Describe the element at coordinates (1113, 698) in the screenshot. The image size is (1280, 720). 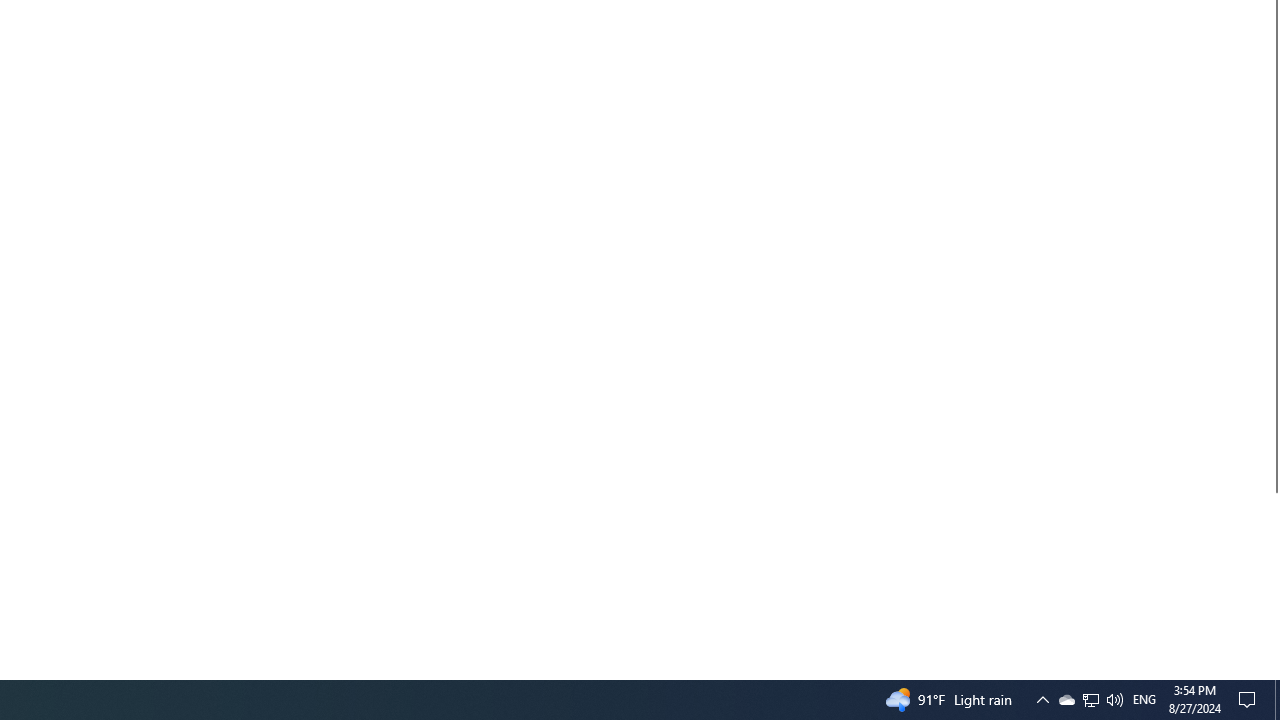
I see `'Q2790: 100%'` at that location.